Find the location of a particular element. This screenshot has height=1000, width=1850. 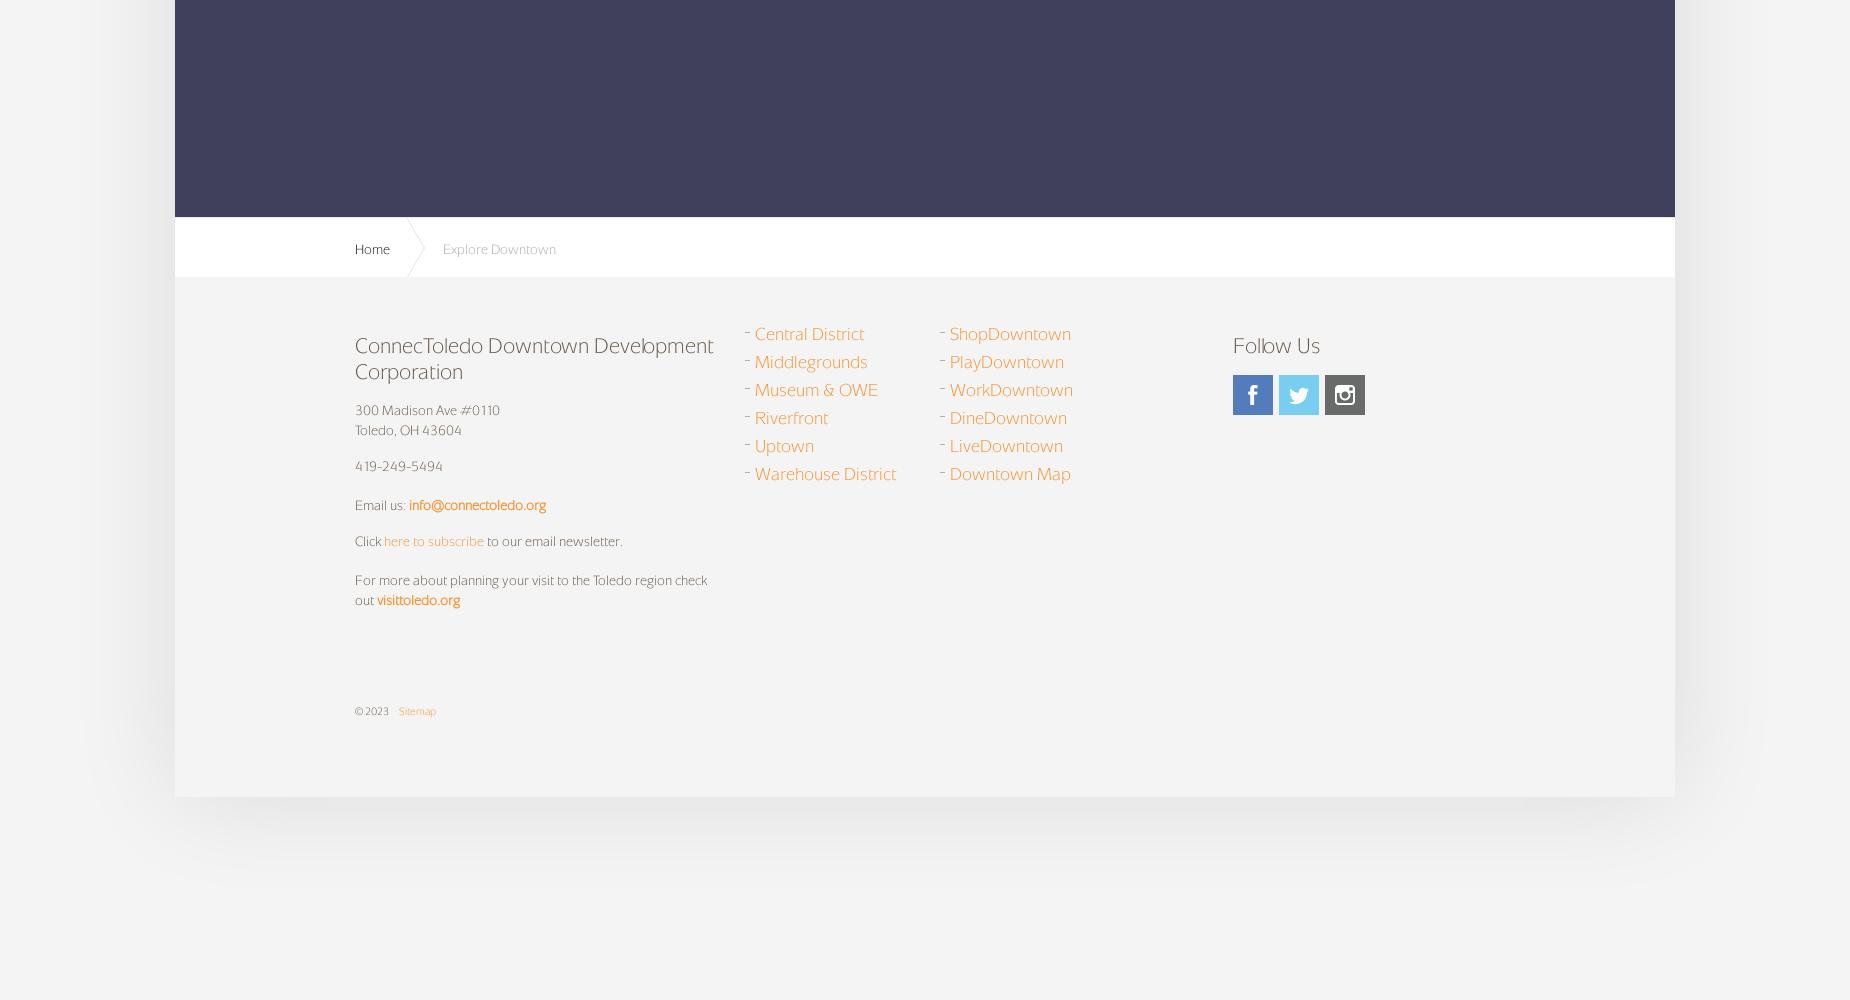

'WorkDowntown' is located at coordinates (1010, 389).